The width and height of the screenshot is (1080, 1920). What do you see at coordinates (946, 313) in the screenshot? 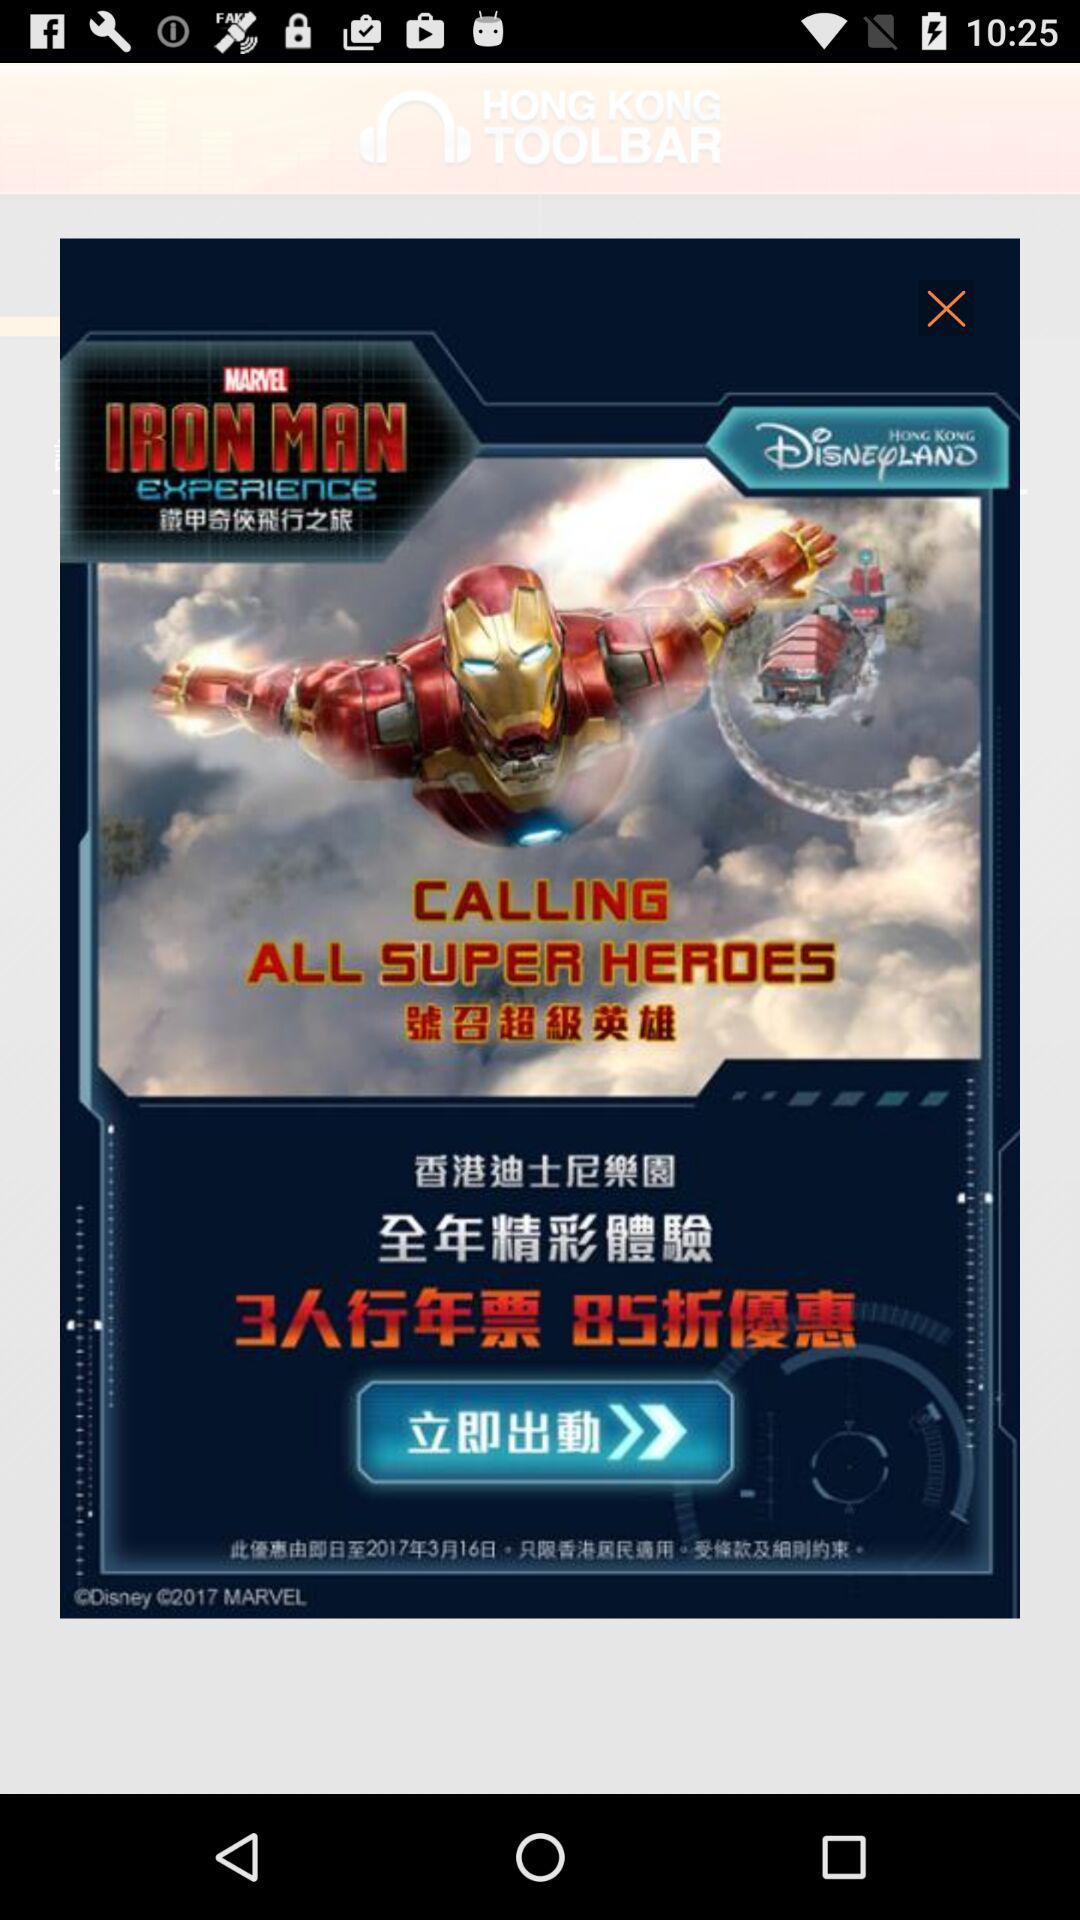
I see `advertisements` at bounding box center [946, 313].